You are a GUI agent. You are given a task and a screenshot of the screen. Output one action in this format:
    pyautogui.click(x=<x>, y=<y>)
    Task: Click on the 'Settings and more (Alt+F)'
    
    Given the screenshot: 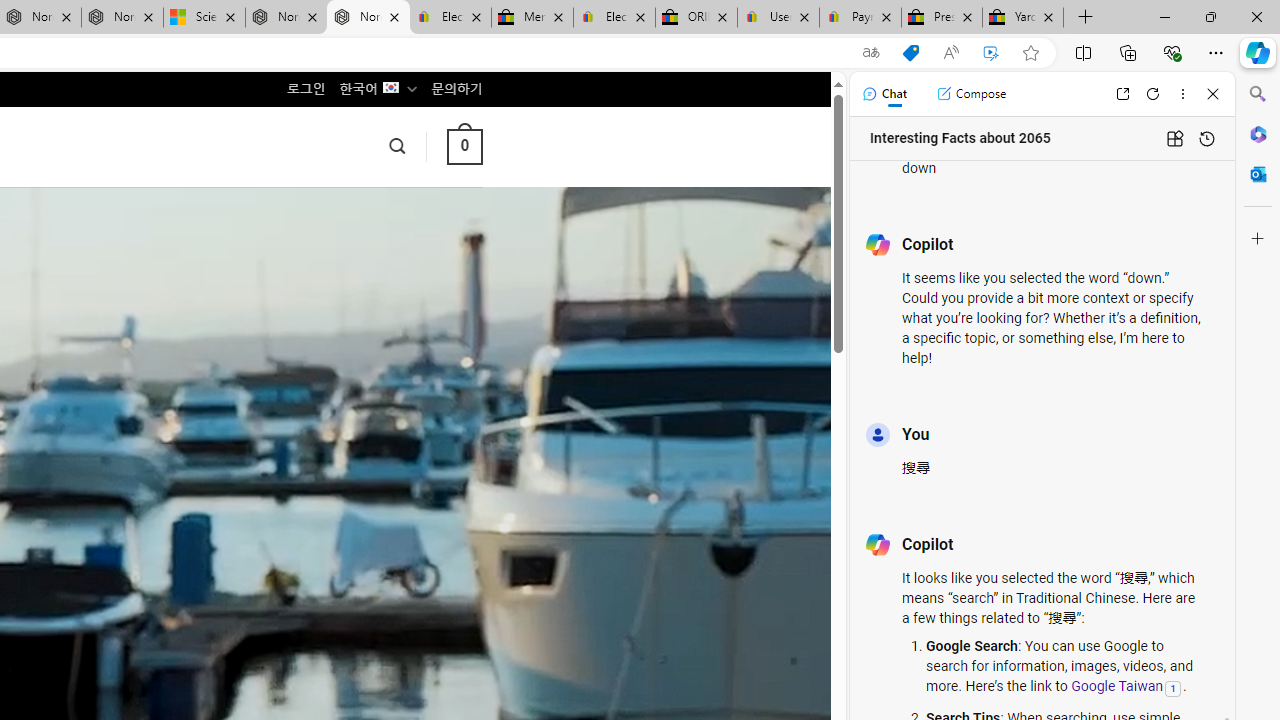 What is the action you would take?
    pyautogui.click(x=1215, y=51)
    